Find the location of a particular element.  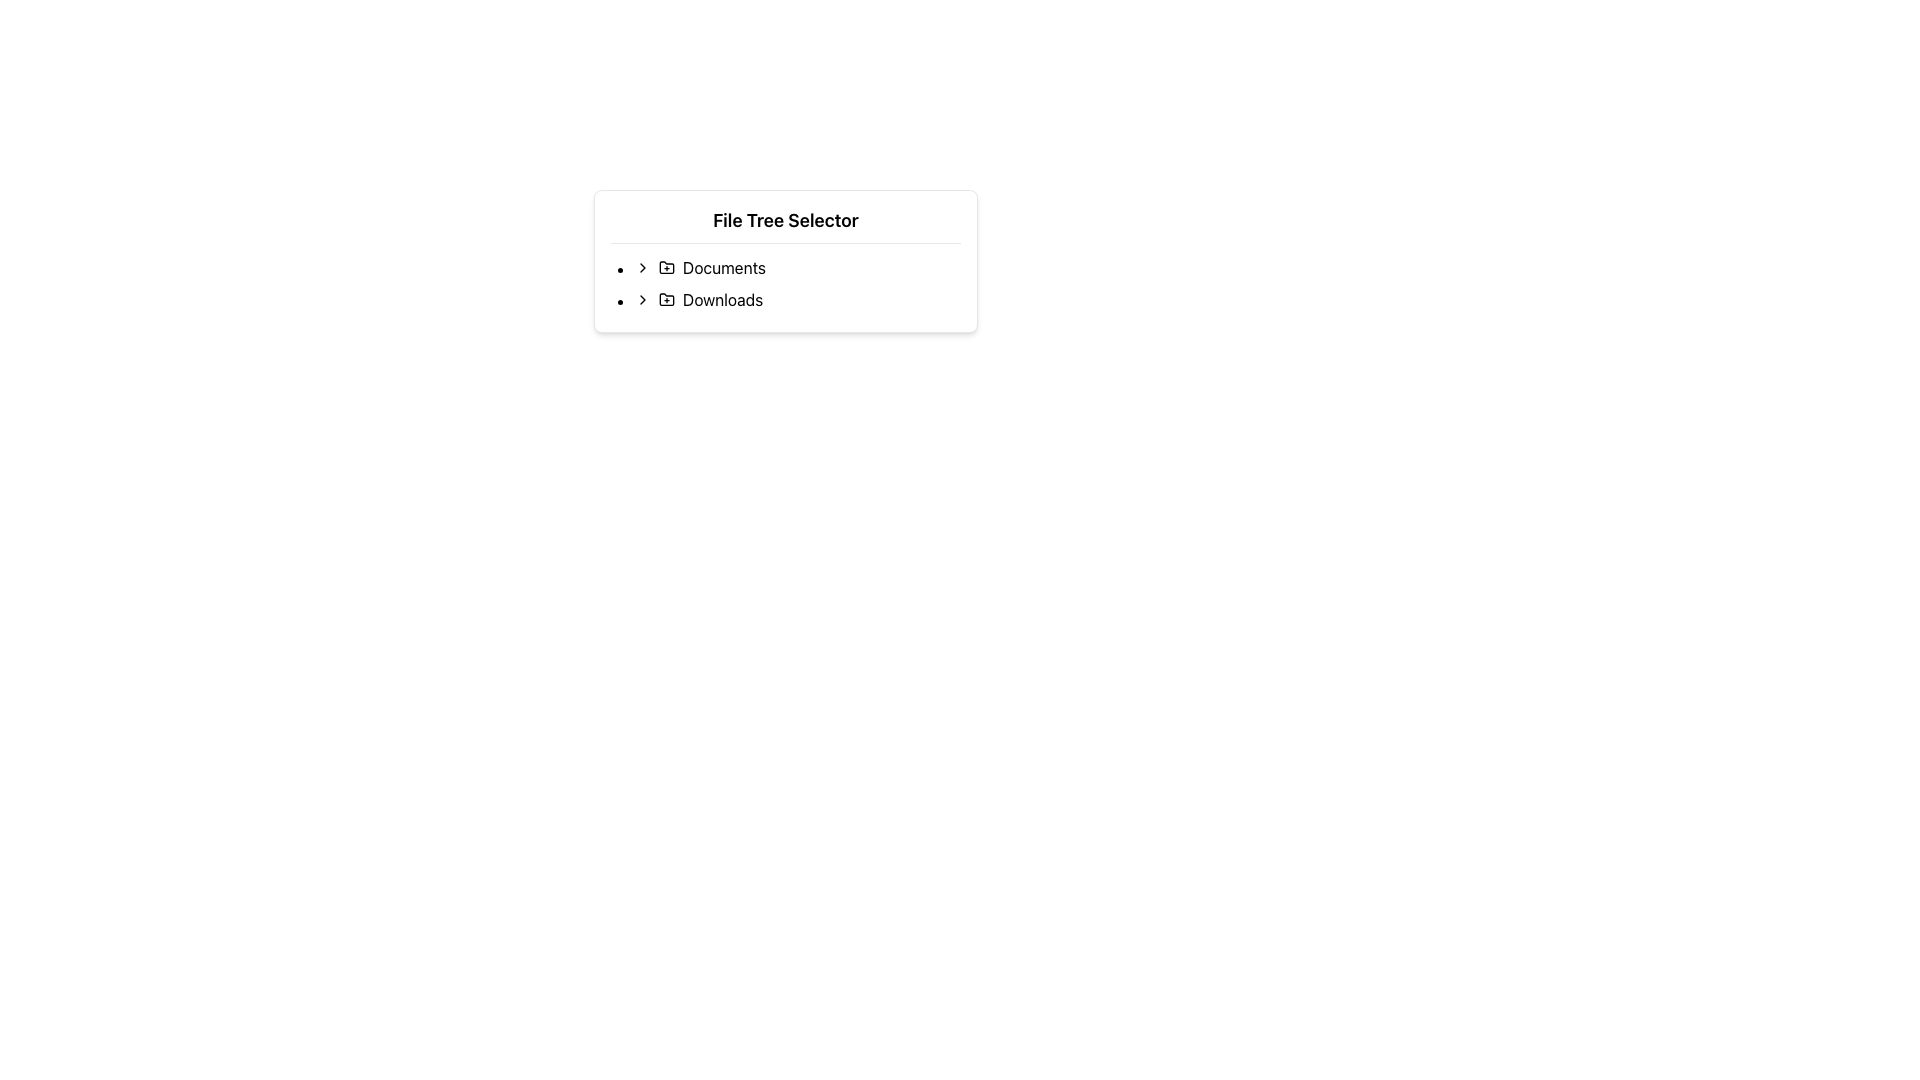

the right-facing chevron icon, which is a minimalist outline with a black stroke is located at coordinates (643, 266).